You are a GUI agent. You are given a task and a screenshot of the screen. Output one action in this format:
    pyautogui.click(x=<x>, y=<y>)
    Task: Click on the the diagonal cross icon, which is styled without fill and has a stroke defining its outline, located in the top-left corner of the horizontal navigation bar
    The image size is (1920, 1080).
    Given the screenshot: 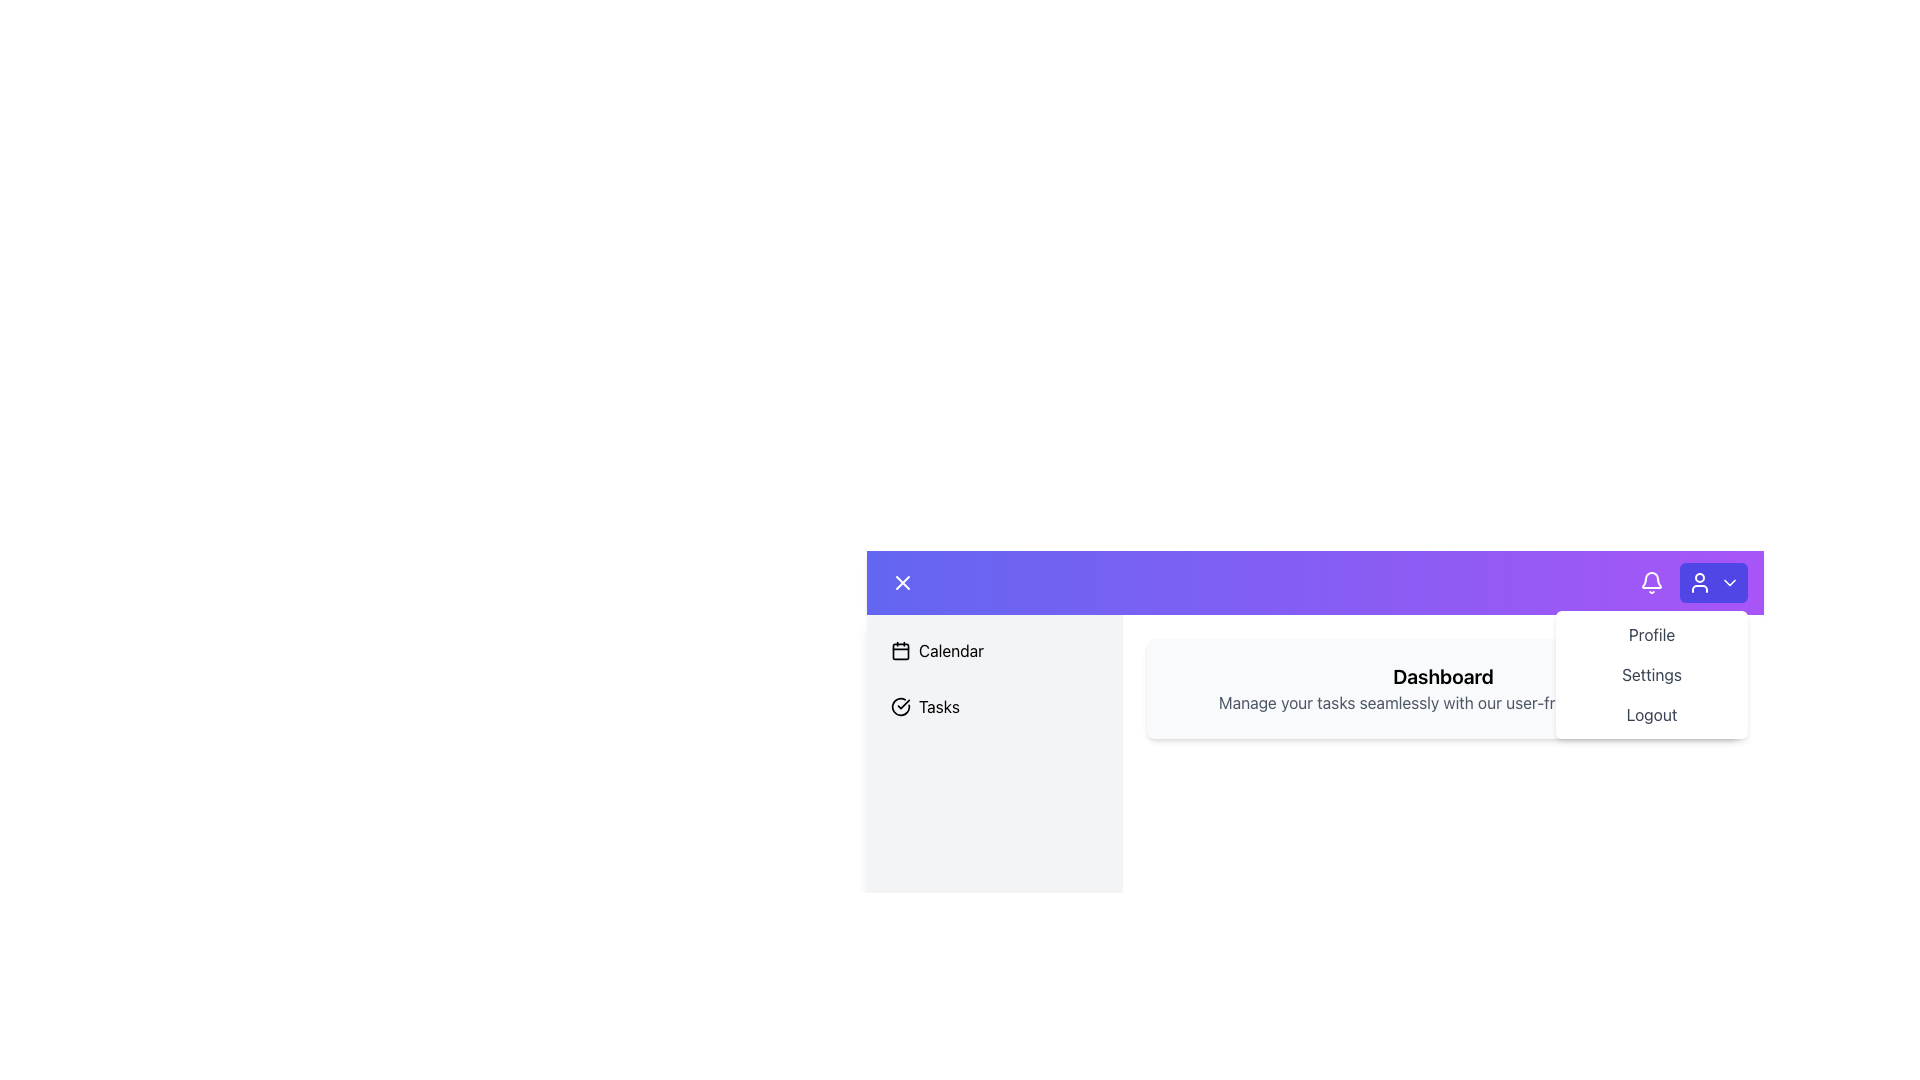 What is the action you would take?
    pyautogui.click(x=901, y=582)
    